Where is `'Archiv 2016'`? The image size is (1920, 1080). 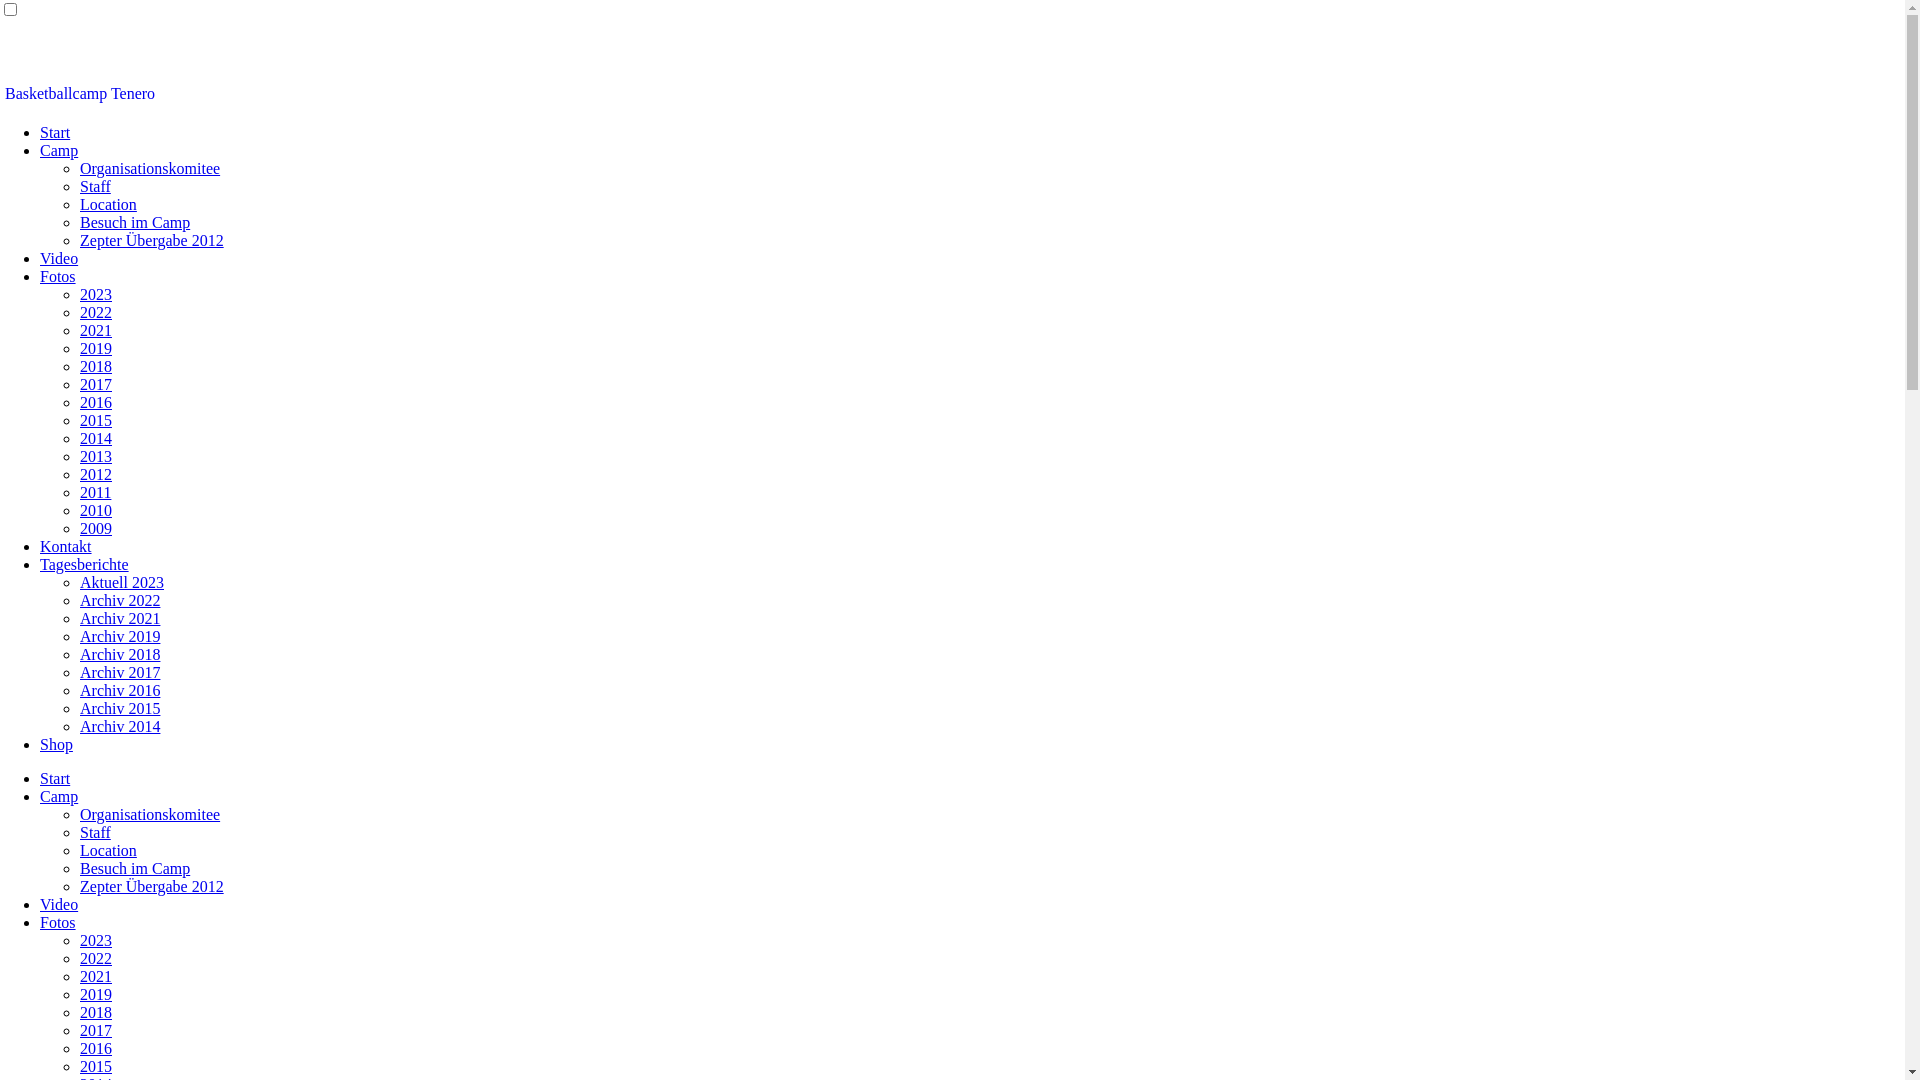
'Archiv 2016' is located at coordinates (119, 689).